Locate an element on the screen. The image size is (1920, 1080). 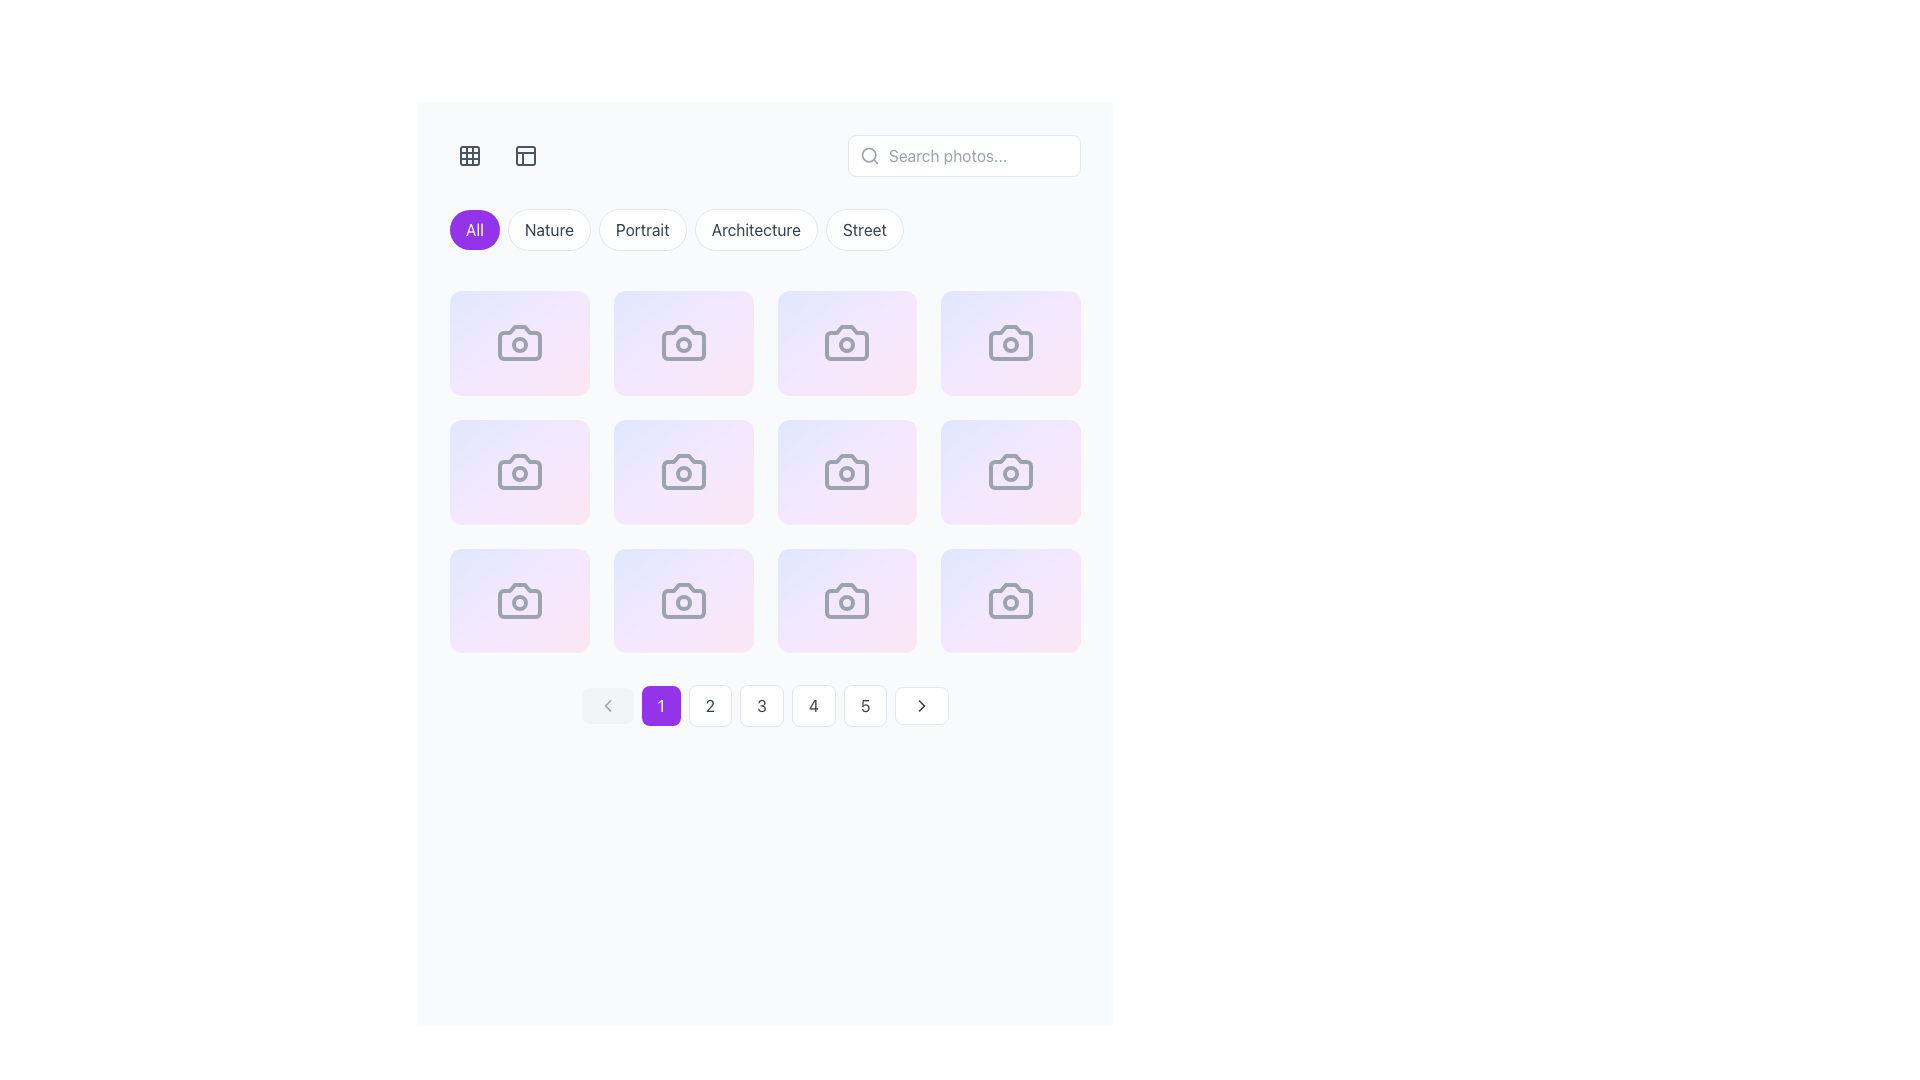
the camera icon located in the fourth column of the third row in a grid layout, which represents an image or photo-related feature is located at coordinates (1011, 472).